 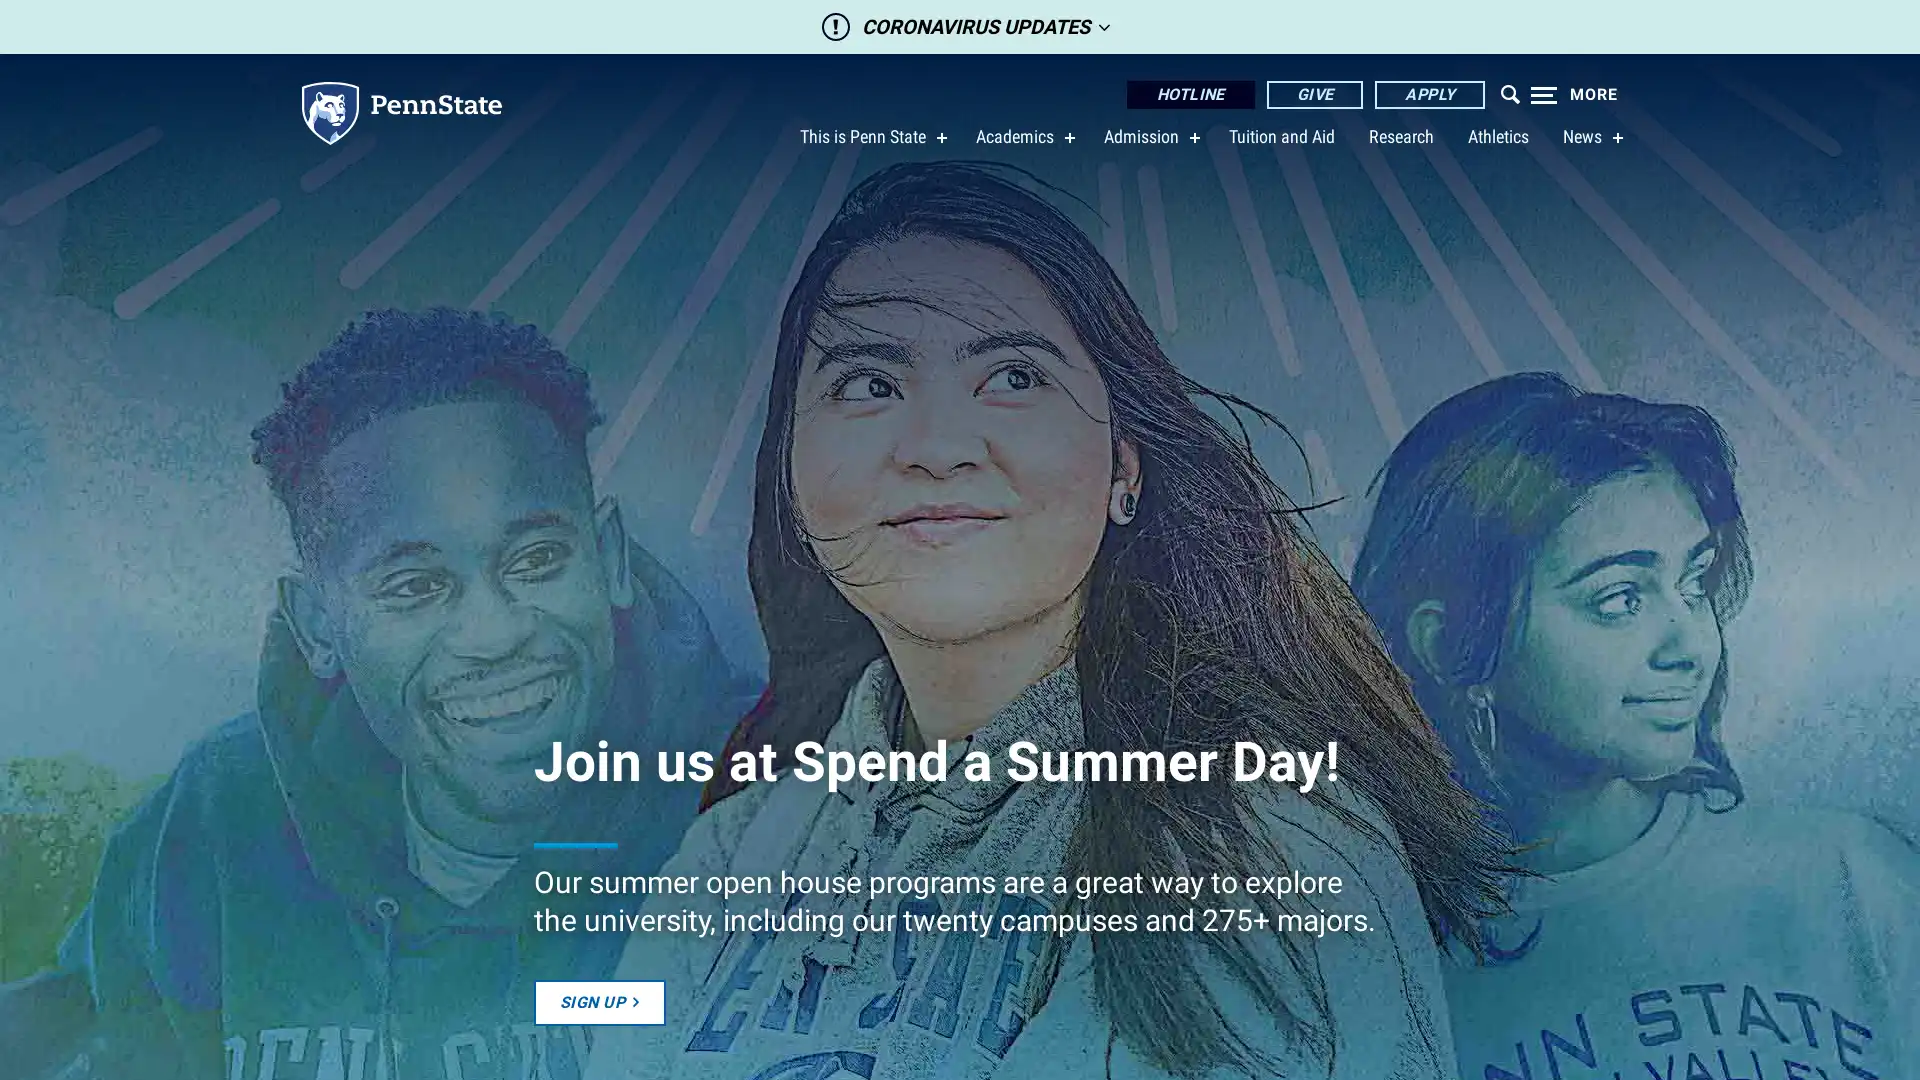 What do you see at coordinates (1186, 137) in the screenshot?
I see `show submenu for Admission` at bounding box center [1186, 137].